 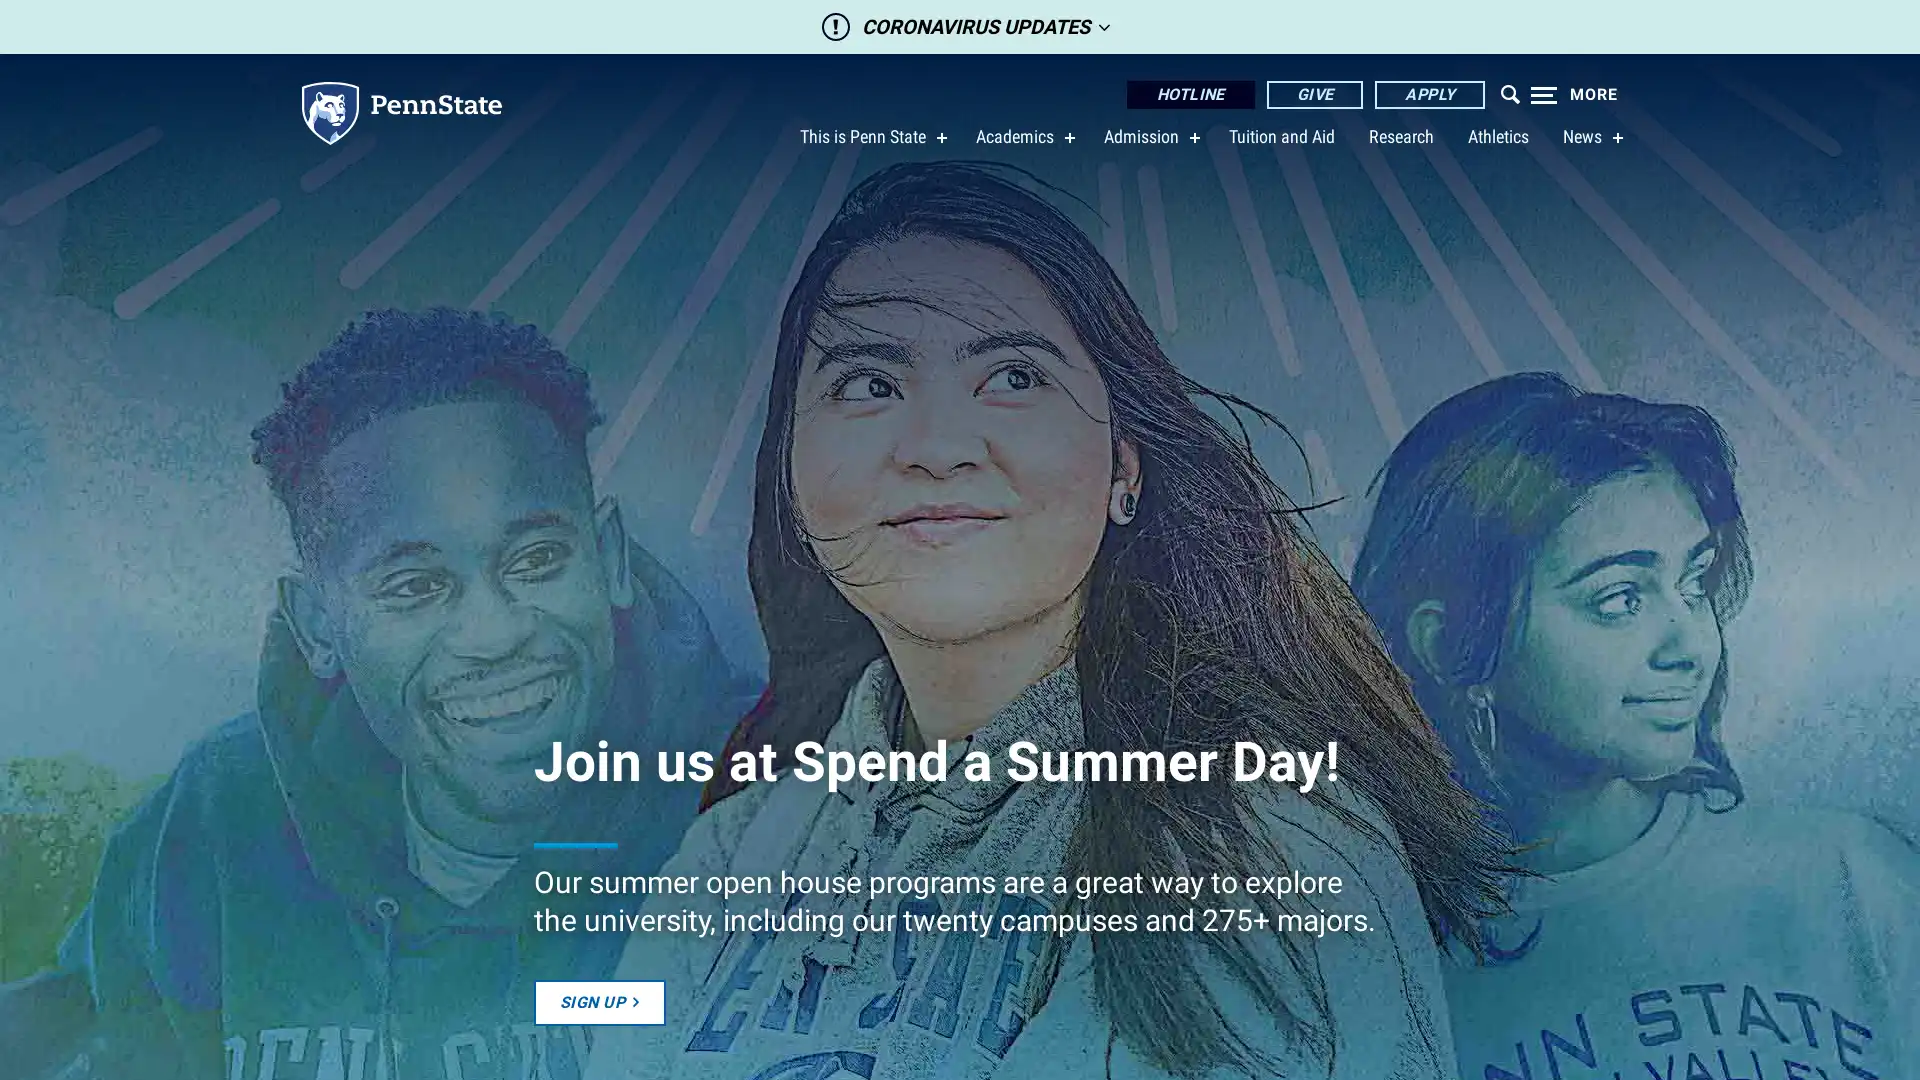 What do you see at coordinates (1186, 137) in the screenshot?
I see `show submenu for Admission` at bounding box center [1186, 137].